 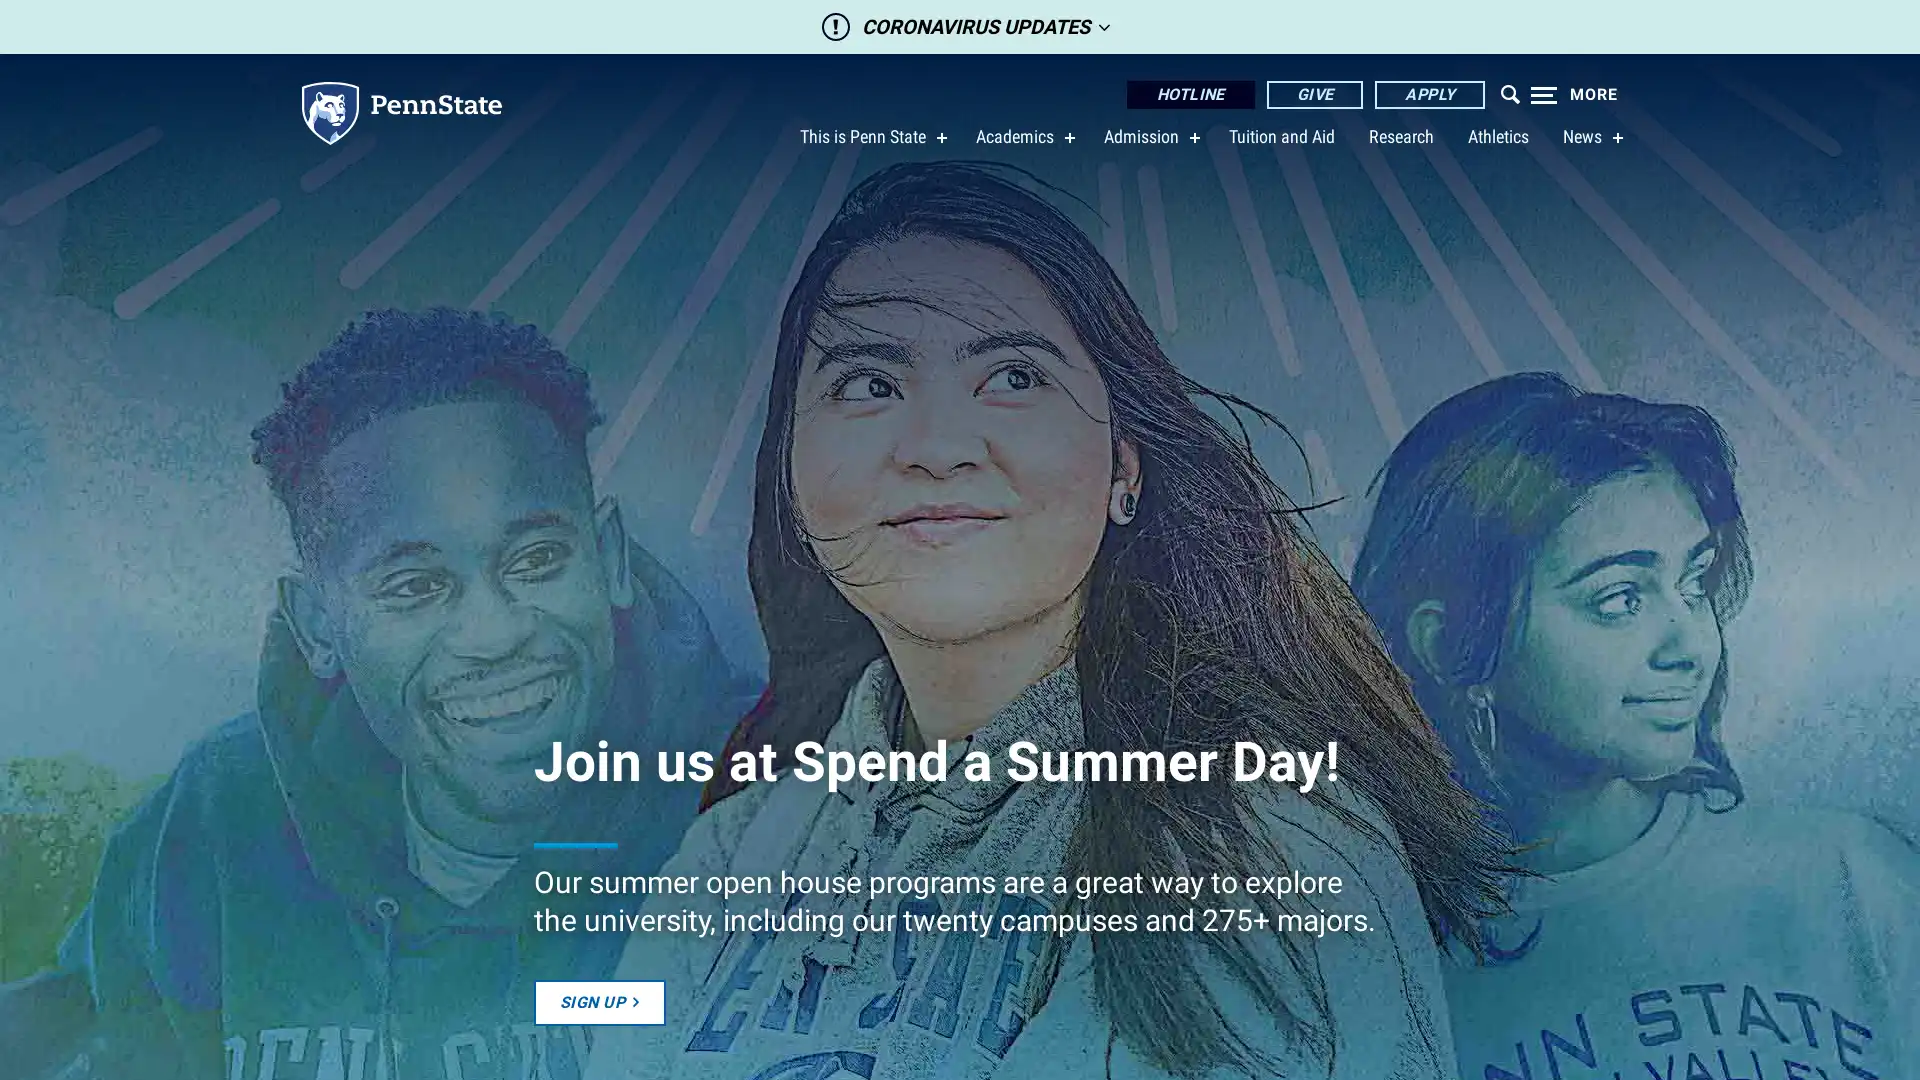 What do you see at coordinates (1186, 137) in the screenshot?
I see `show submenu for Admission` at bounding box center [1186, 137].